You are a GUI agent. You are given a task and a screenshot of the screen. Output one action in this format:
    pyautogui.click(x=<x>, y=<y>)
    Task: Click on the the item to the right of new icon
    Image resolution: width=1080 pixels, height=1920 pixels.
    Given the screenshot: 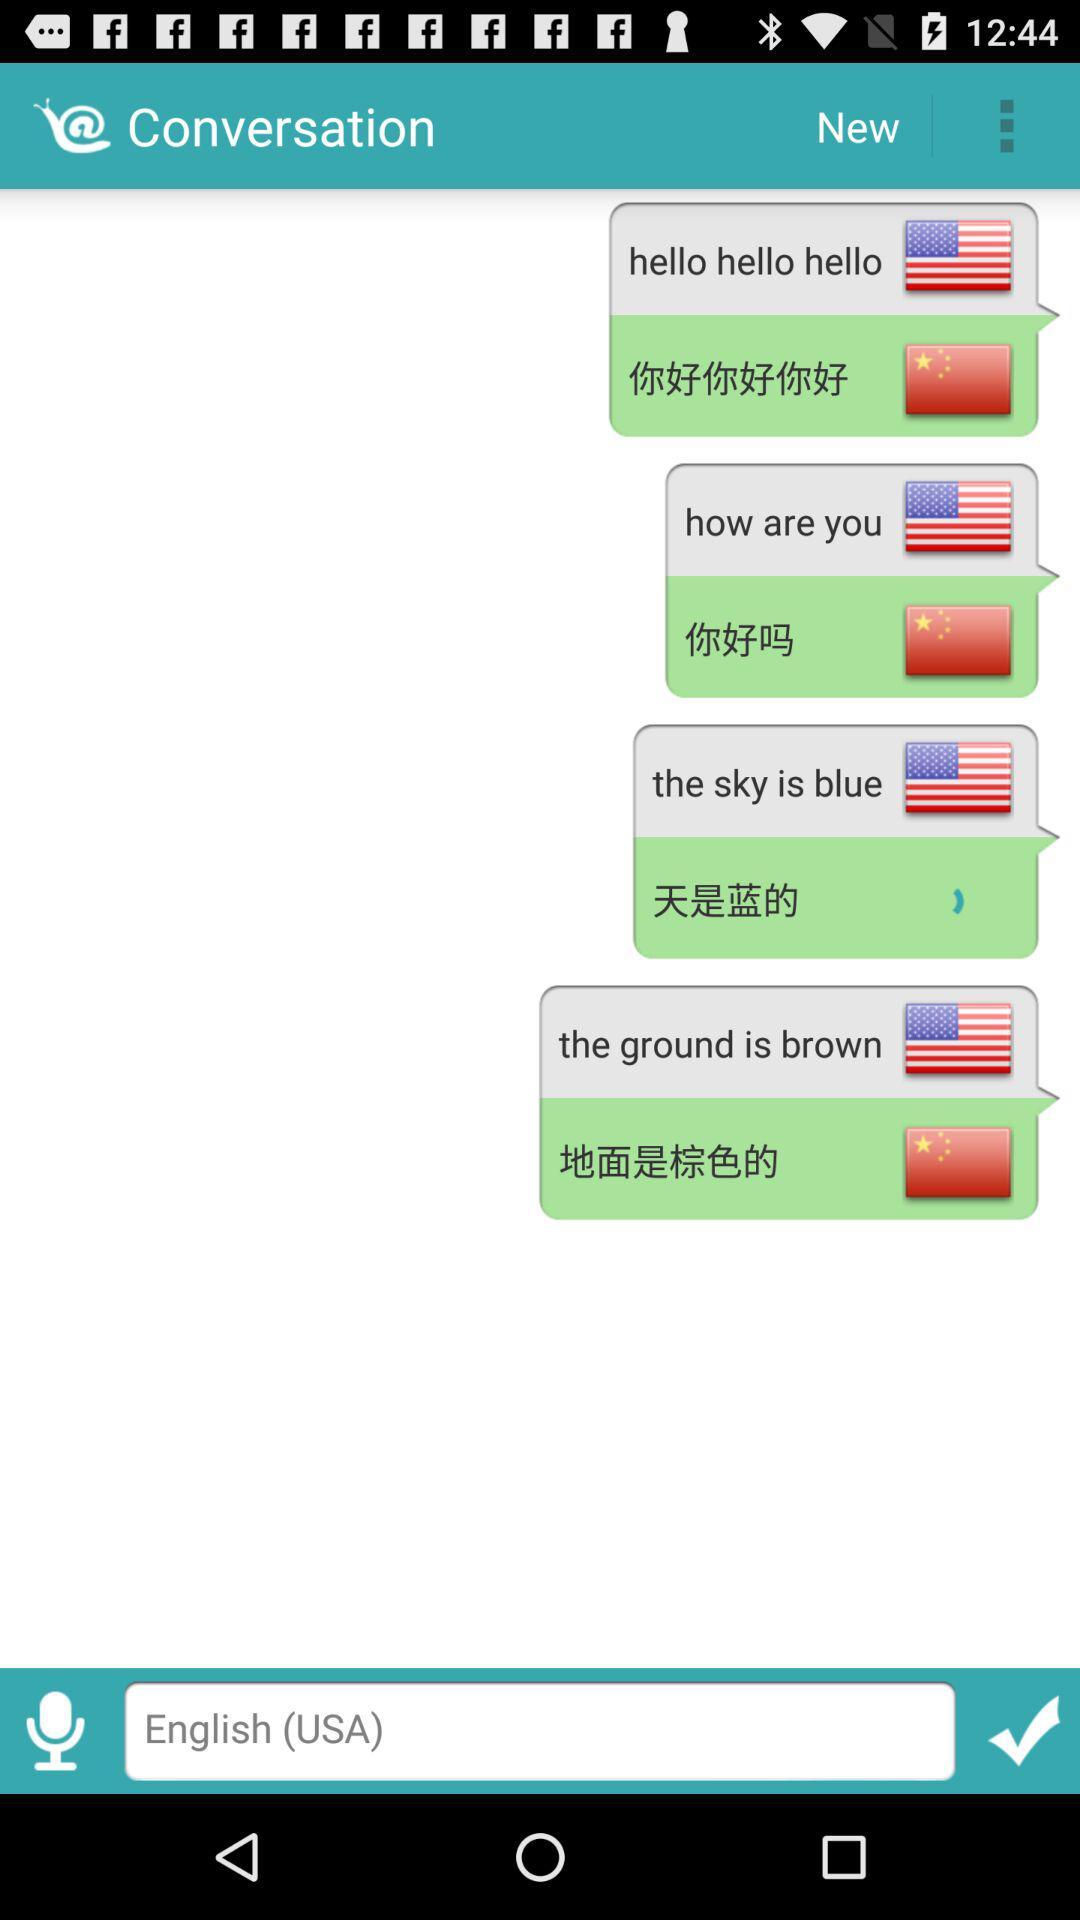 What is the action you would take?
    pyautogui.click(x=1006, y=124)
    